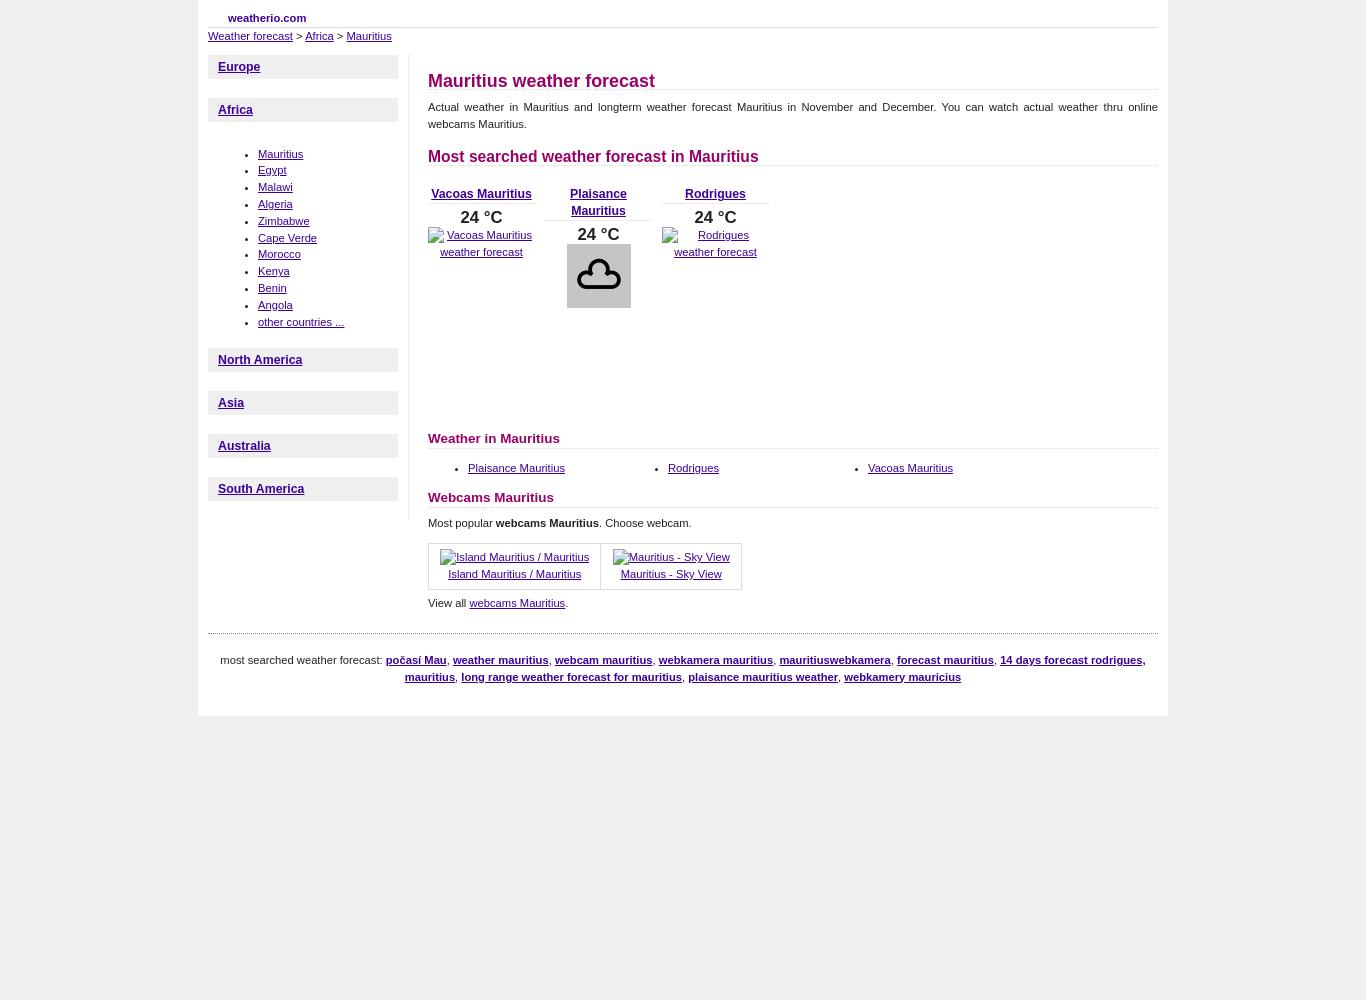 The height and width of the screenshot is (1000, 1366). Describe the element at coordinates (207, 35) in the screenshot. I see `'Weather forecast'` at that location.